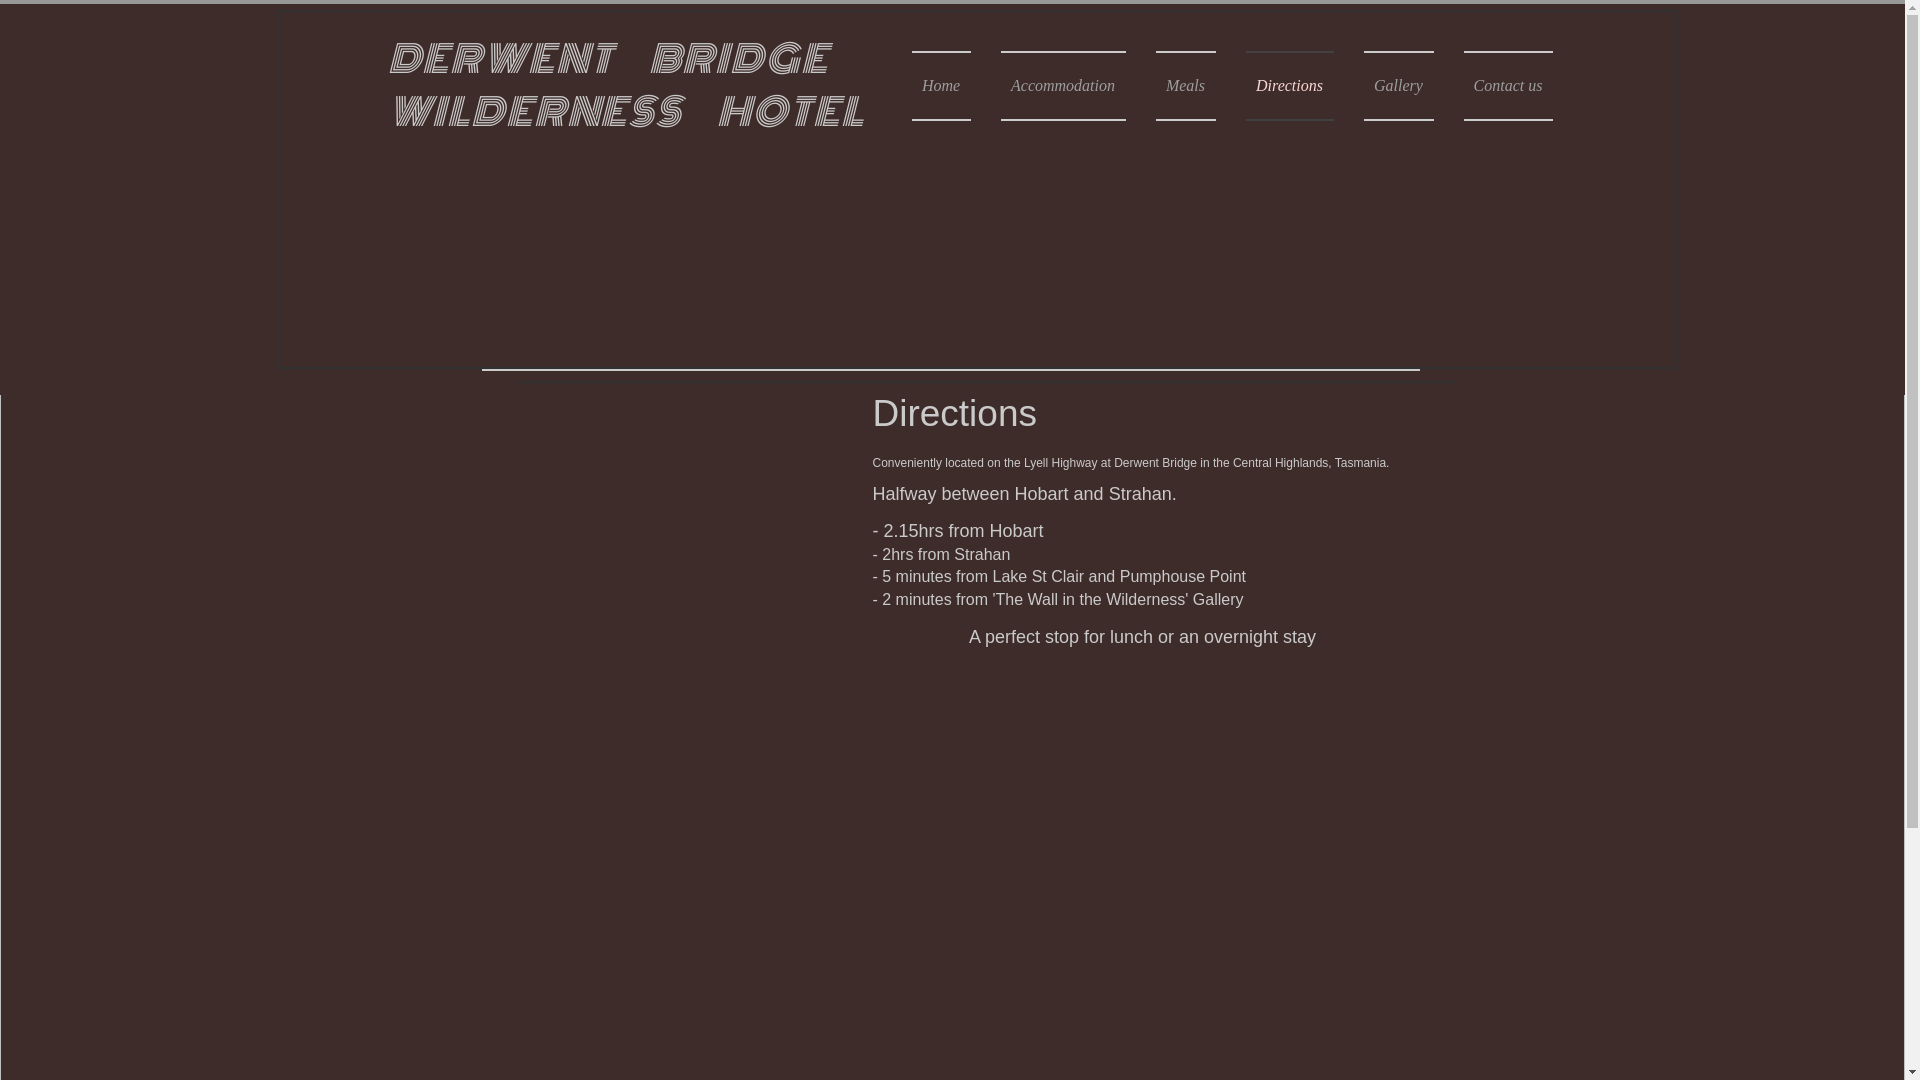 Image resolution: width=1920 pixels, height=1080 pixels. Describe the element at coordinates (1185, 84) in the screenshot. I see `'Meals'` at that location.